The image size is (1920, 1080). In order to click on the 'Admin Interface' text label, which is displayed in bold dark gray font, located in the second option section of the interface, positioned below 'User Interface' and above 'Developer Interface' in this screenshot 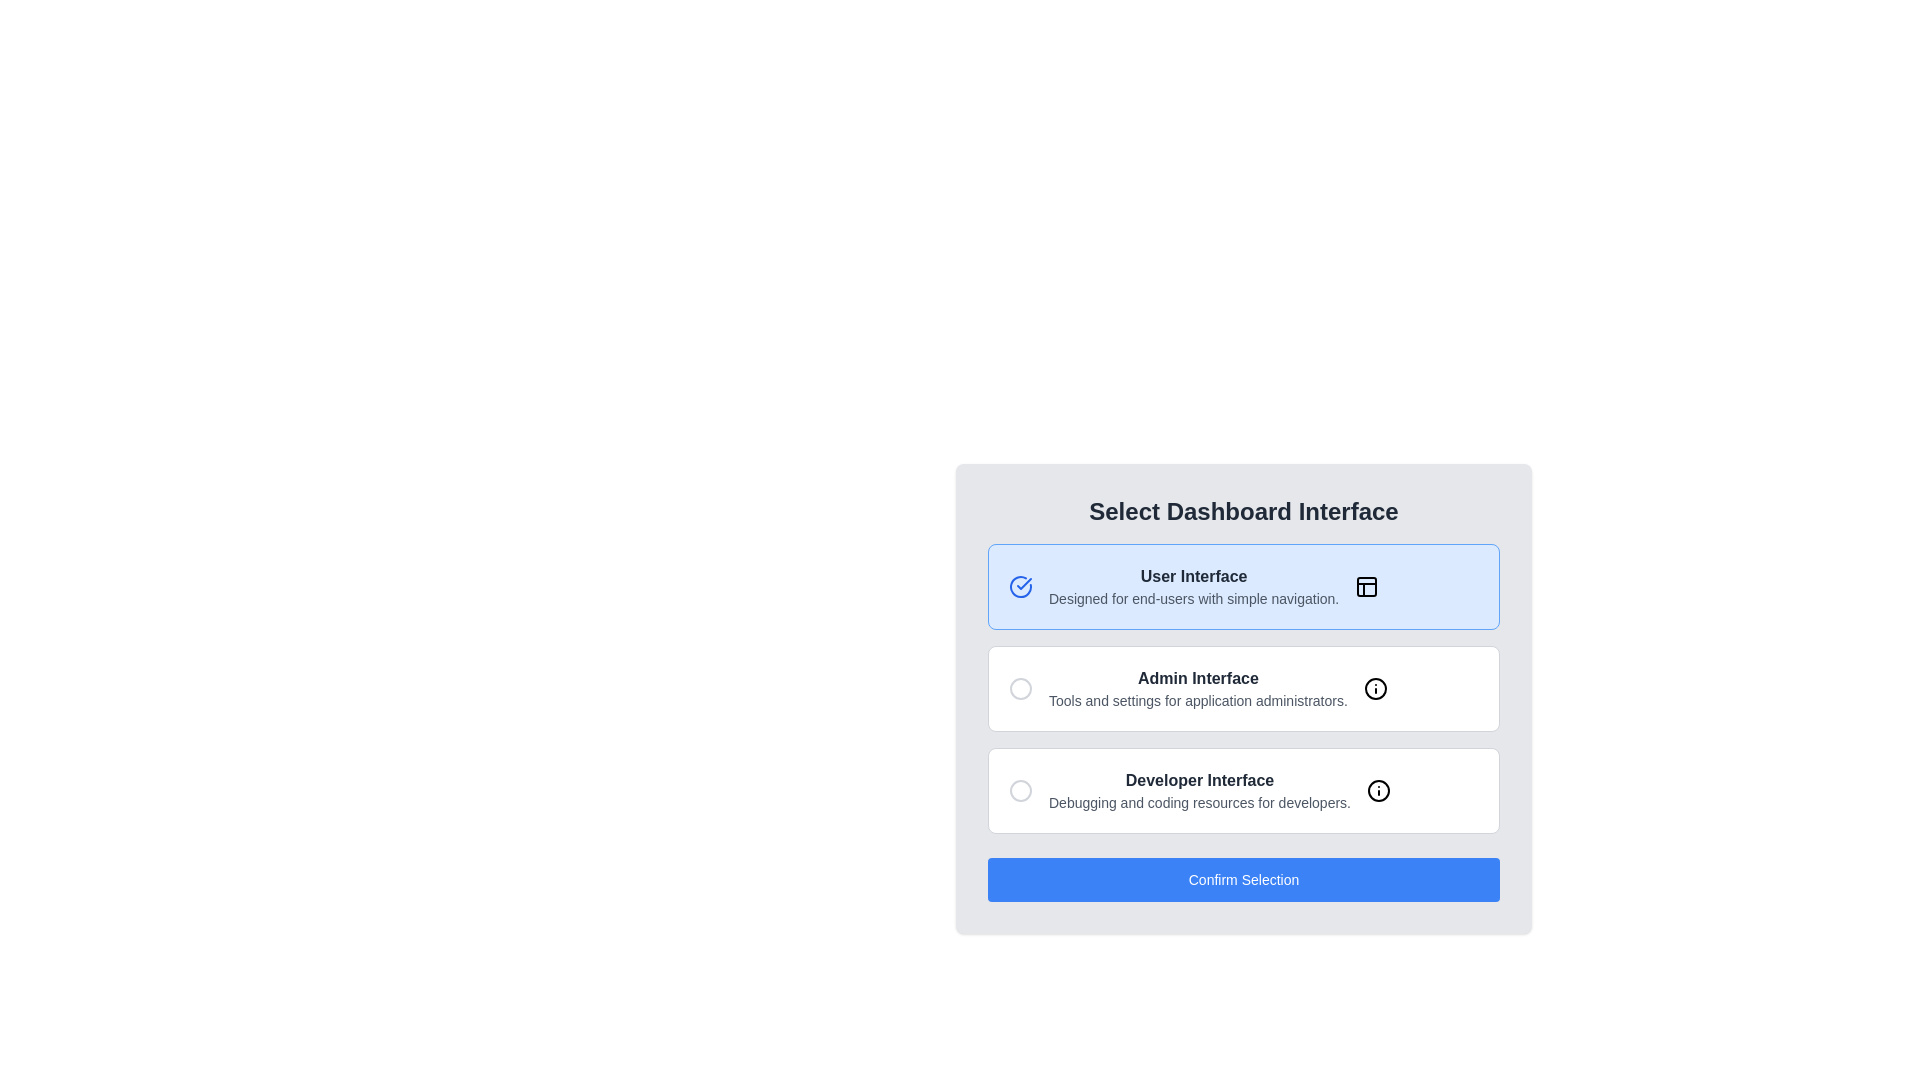, I will do `click(1198, 677)`.